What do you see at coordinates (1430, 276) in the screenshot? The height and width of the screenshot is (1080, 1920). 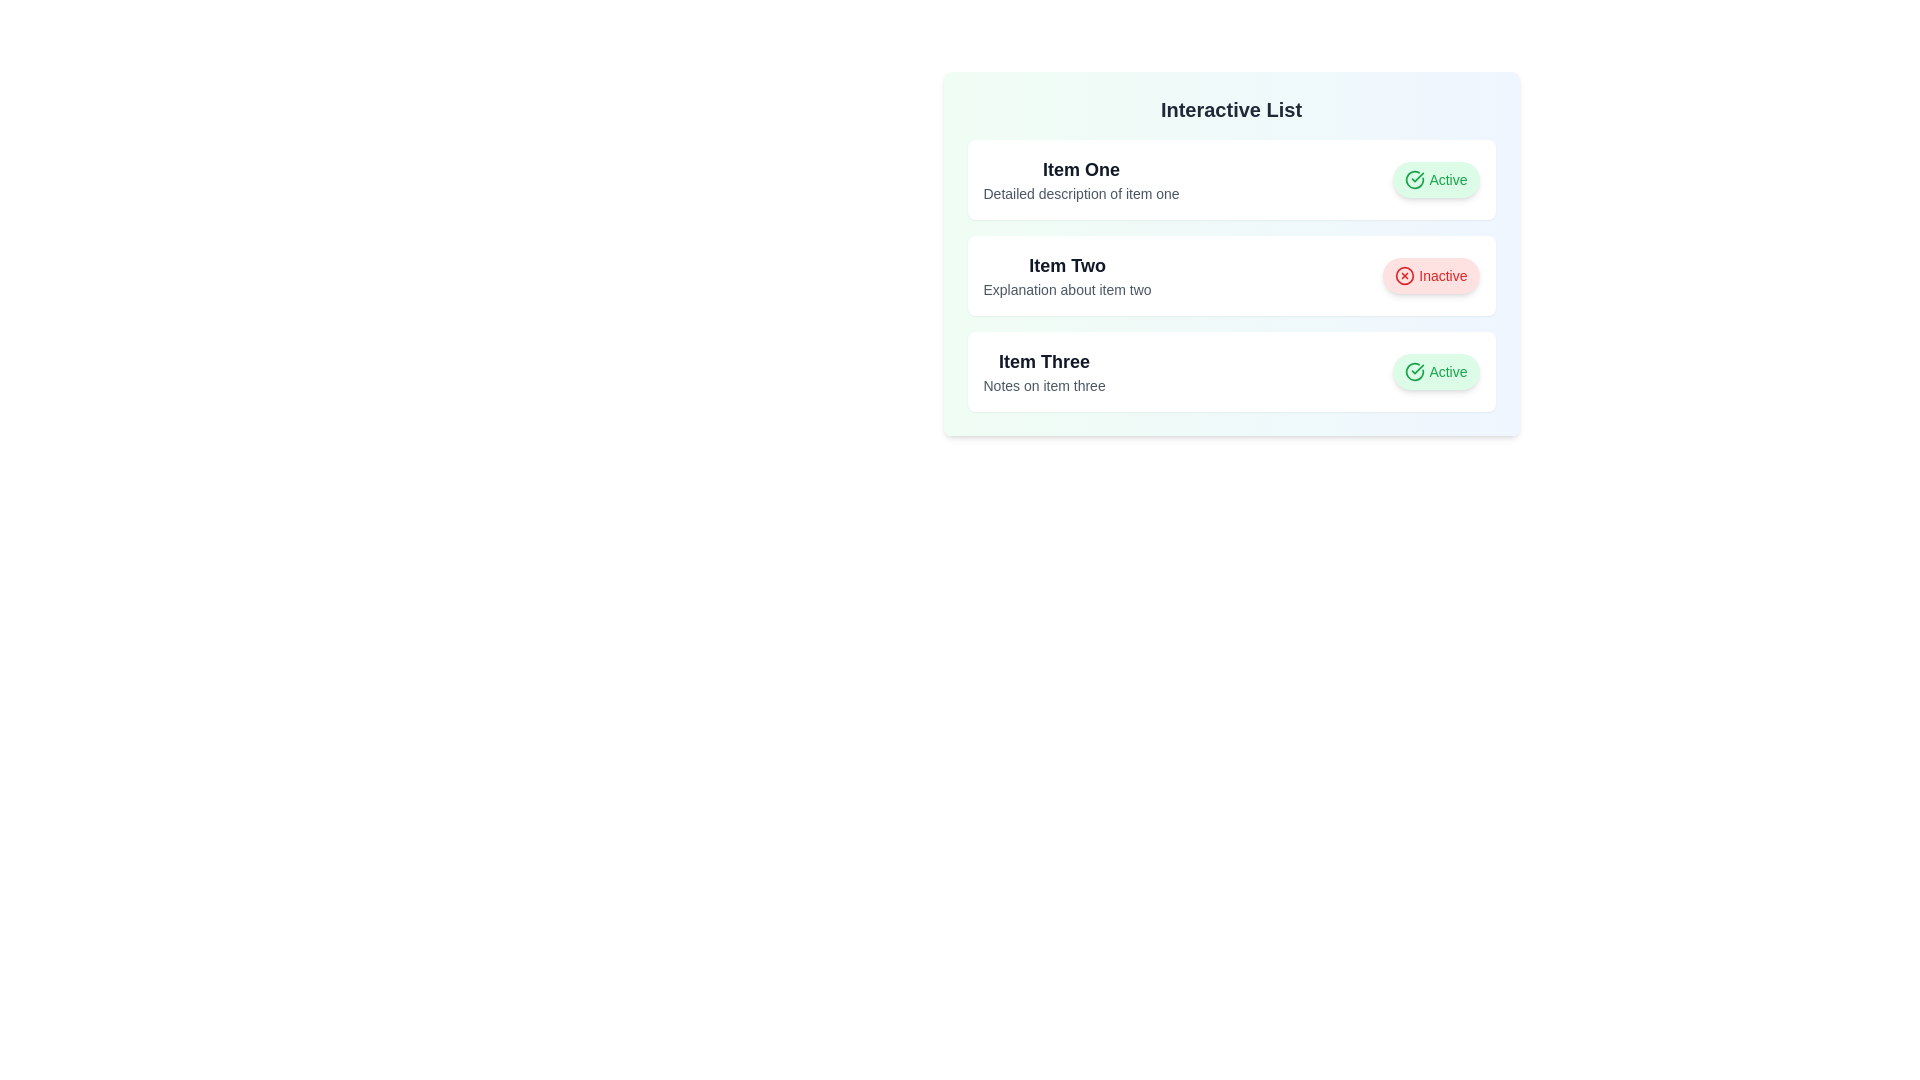 I see `the item by clicking the button associated with Item Two` at bounding box center [1430, 276].